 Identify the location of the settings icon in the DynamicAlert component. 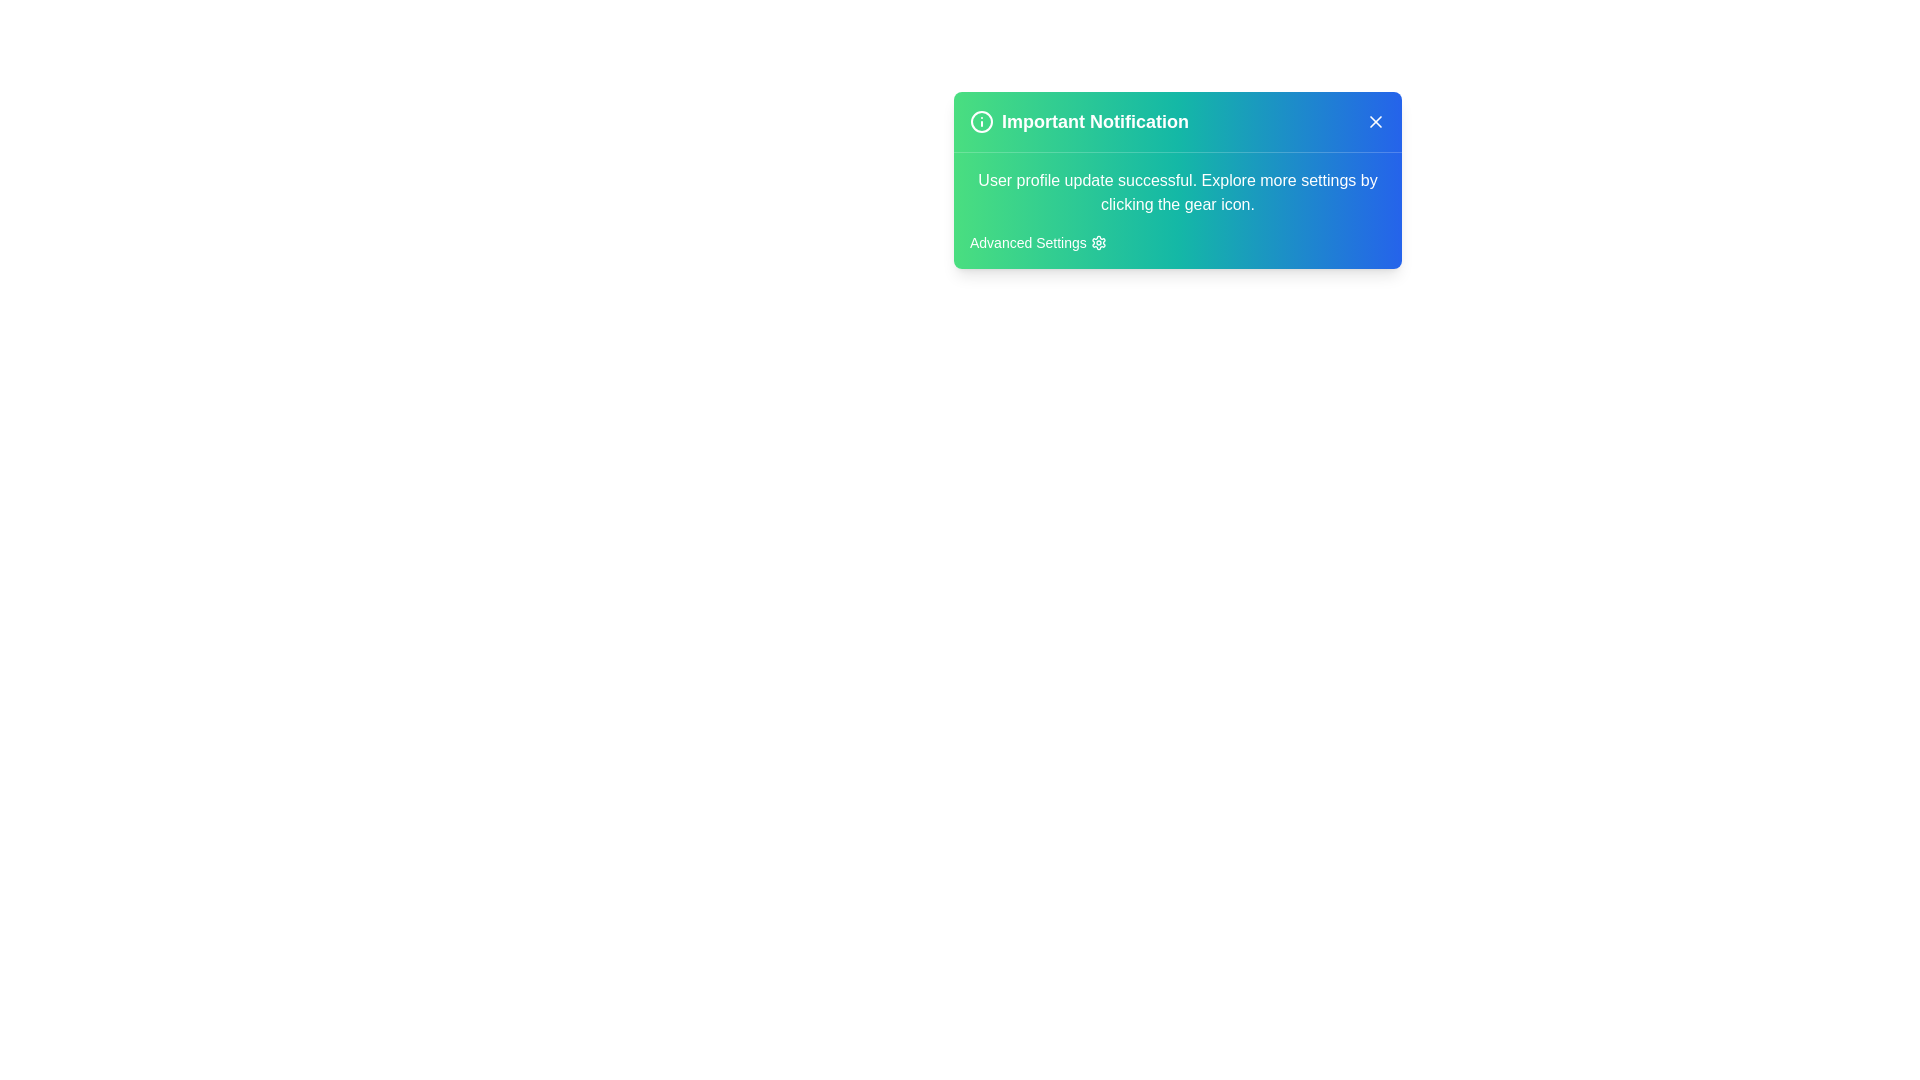
(1097, 242).